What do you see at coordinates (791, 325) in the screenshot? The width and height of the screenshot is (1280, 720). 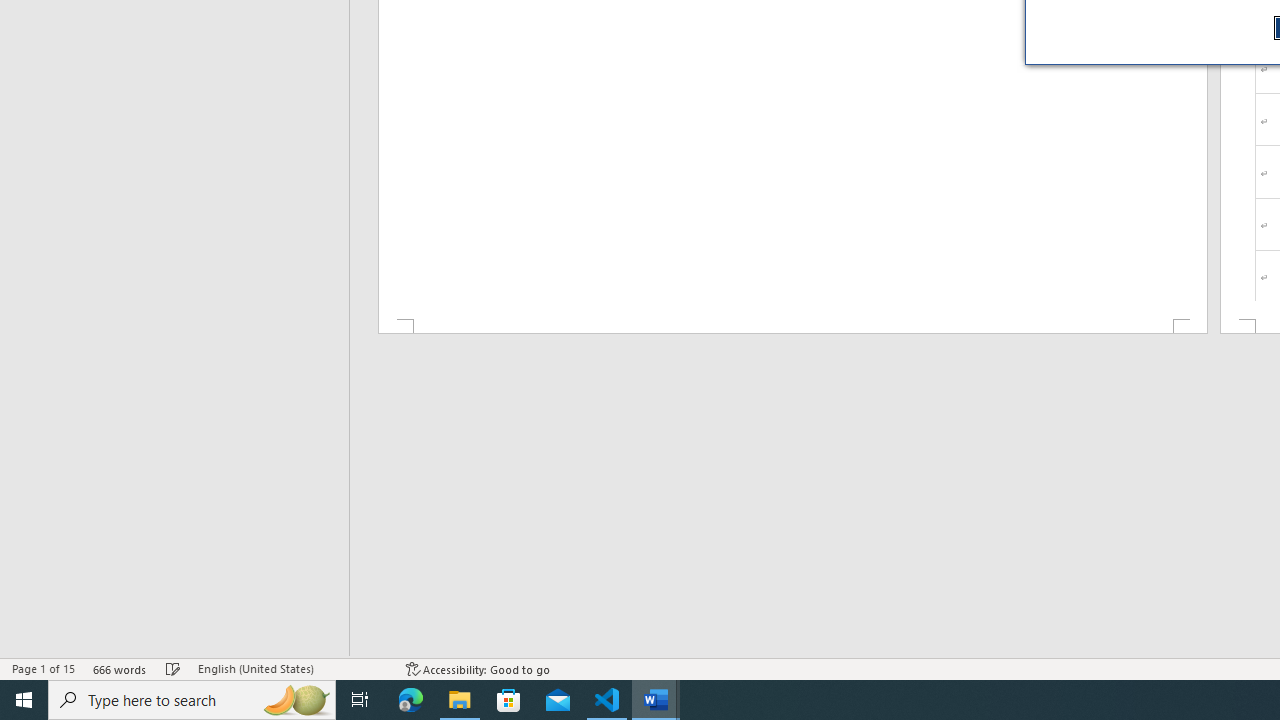 I see `'Footer -Section 1-'` at bounding box center [791, 325].